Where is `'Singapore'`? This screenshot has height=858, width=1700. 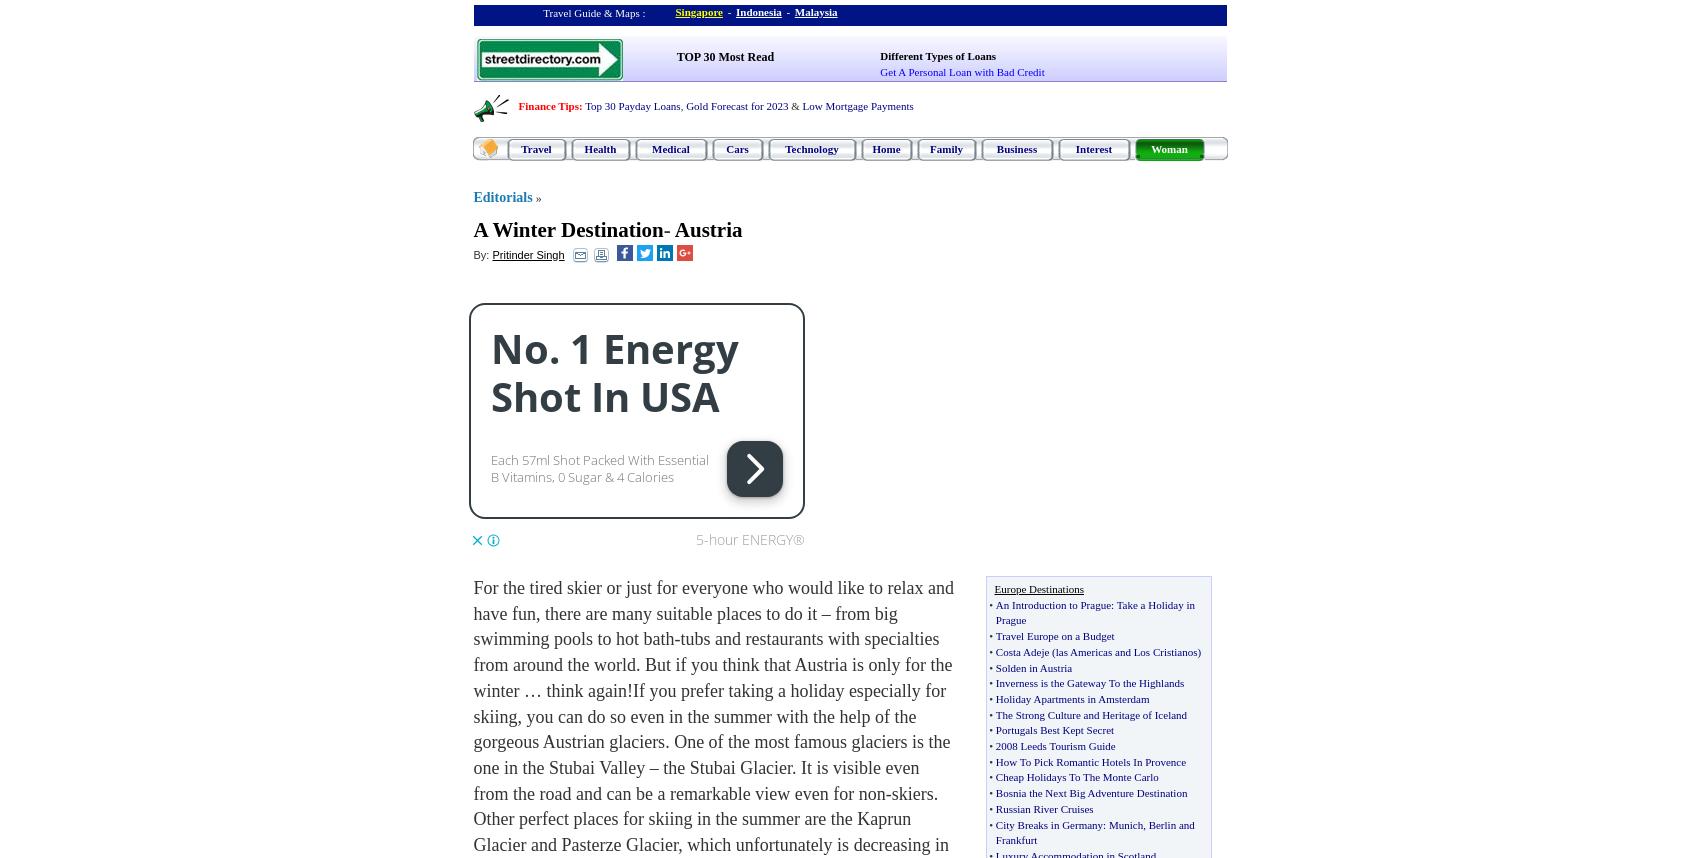
'Singapore' is located at coordinates (698, 12).